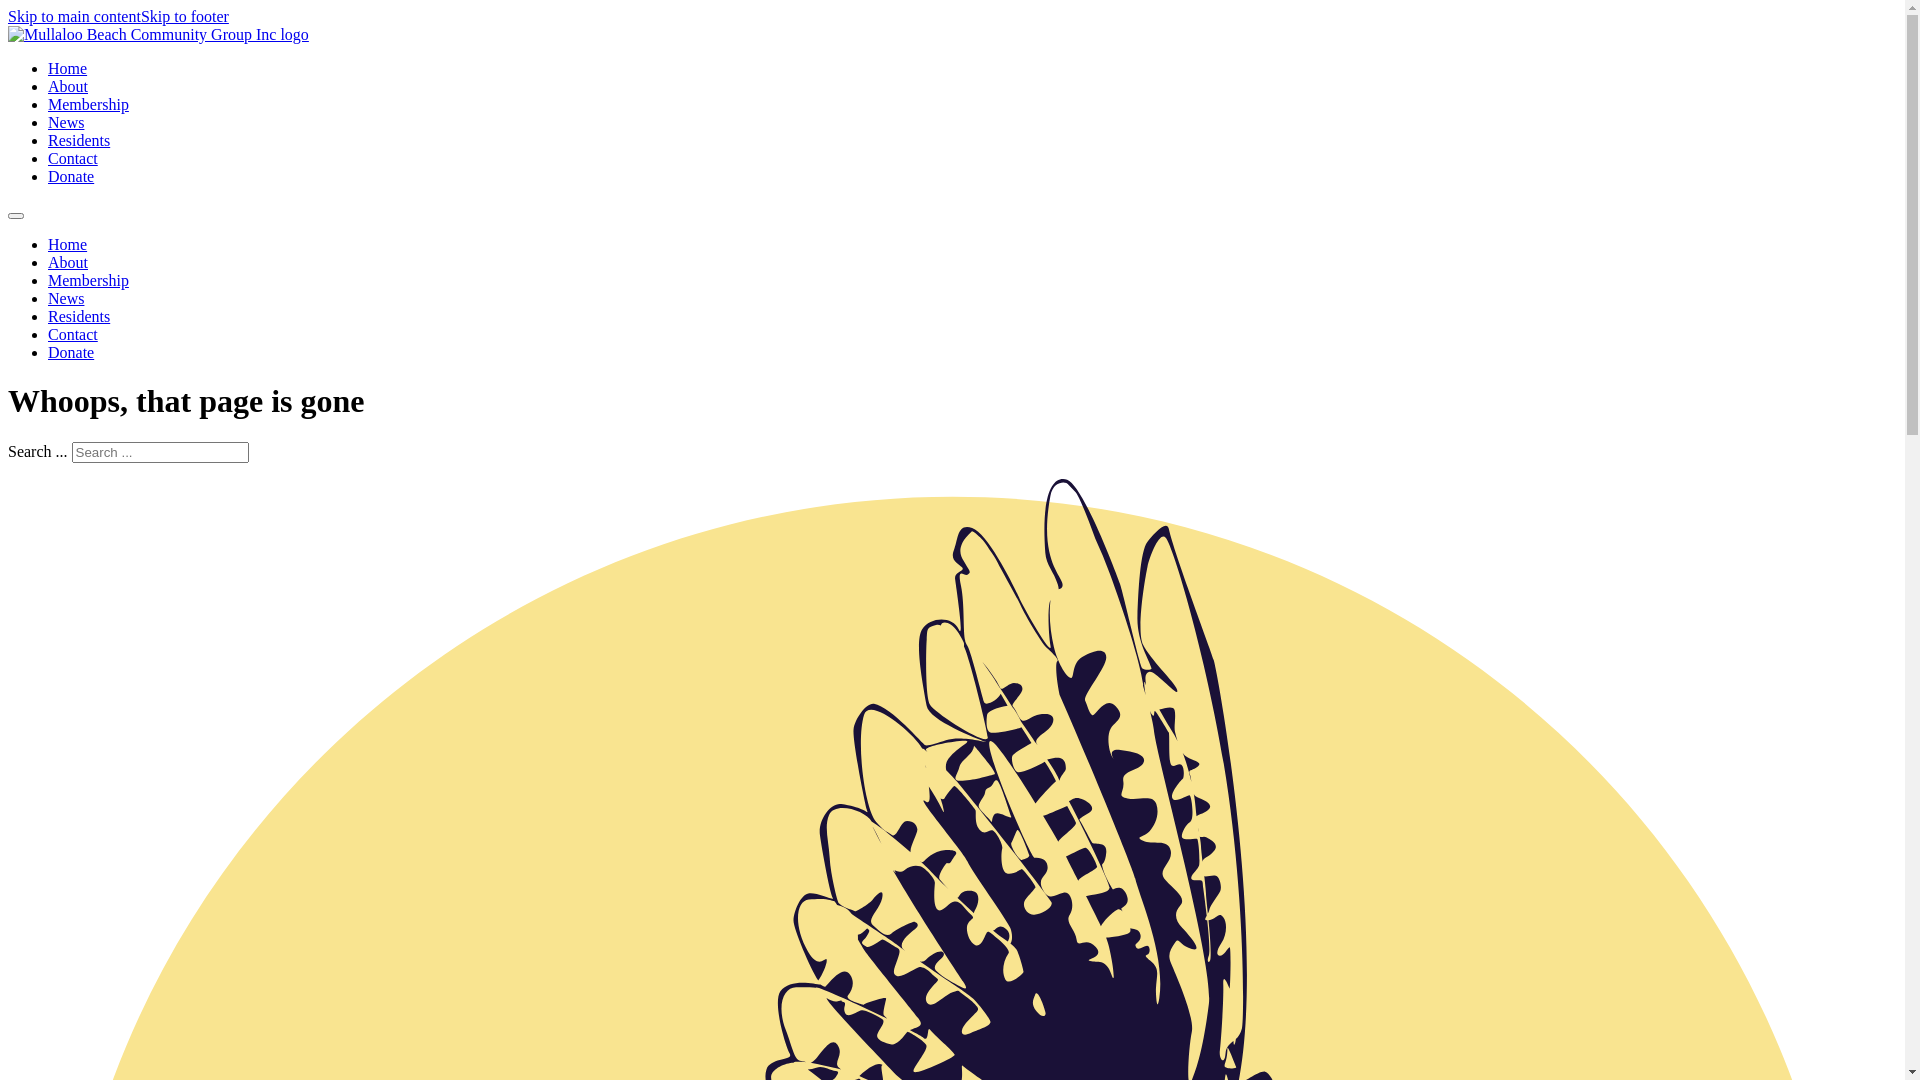  Describe the element at coordinates (72, 157) in the screenshot. I see `'Contact'` at that location.